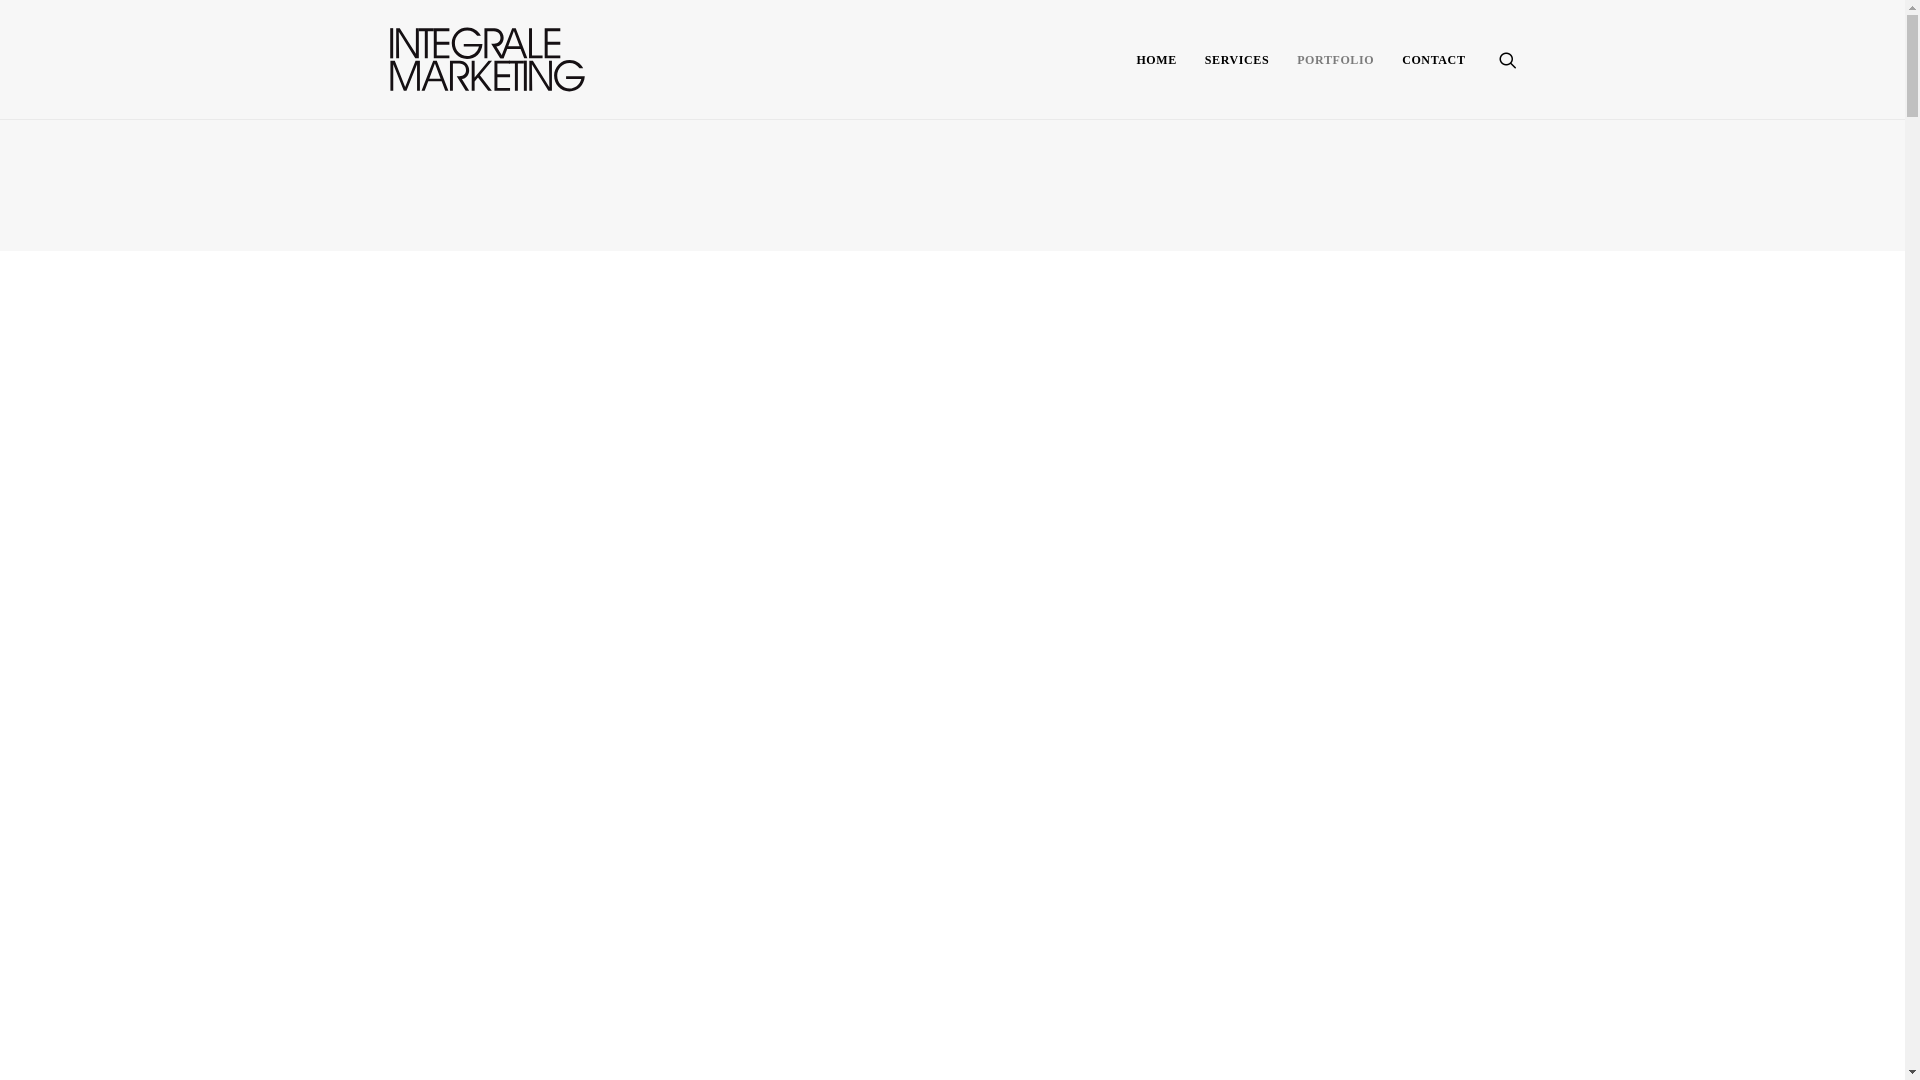 This screenshot has height=1080, width=1920. Describe the element at coordinates (1156, 58) in the screenshot. I see `'HOME'` at that location.